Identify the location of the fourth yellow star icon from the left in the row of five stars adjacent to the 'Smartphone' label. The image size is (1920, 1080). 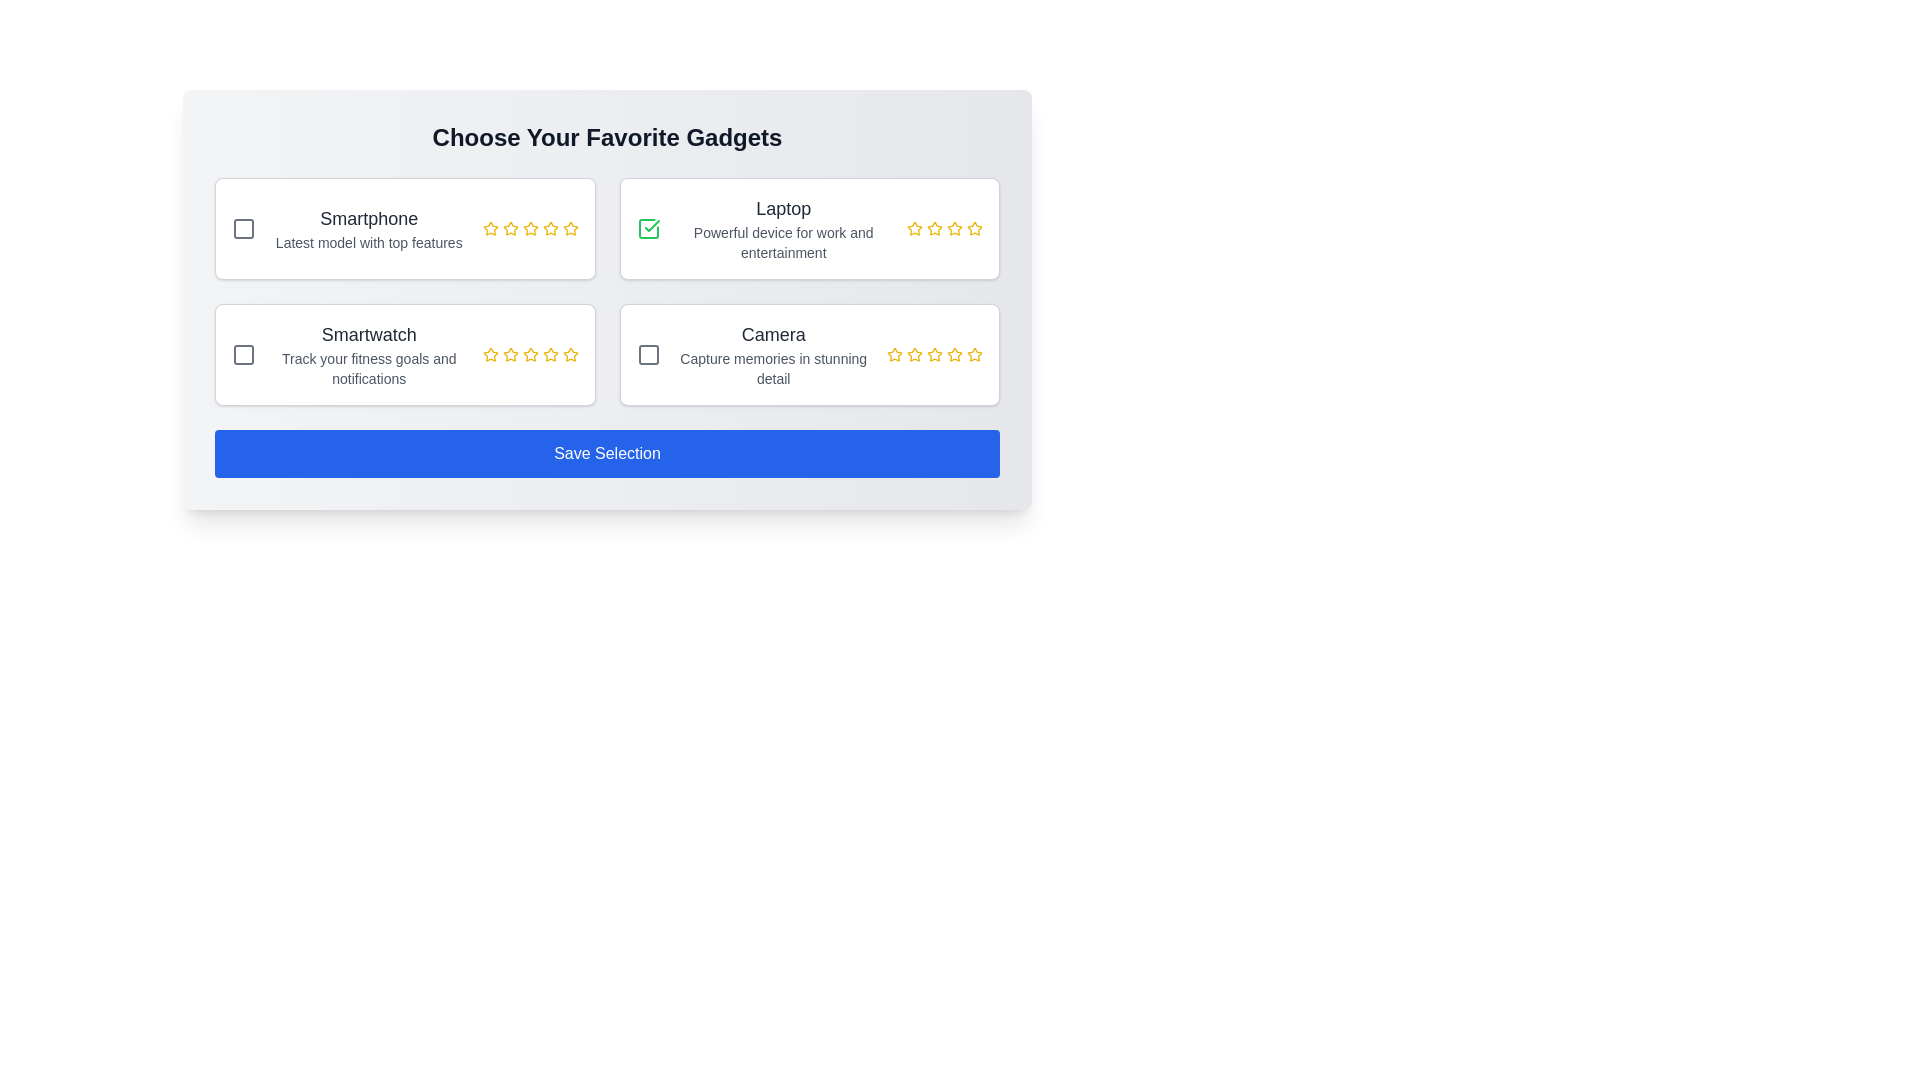
(530, 227).